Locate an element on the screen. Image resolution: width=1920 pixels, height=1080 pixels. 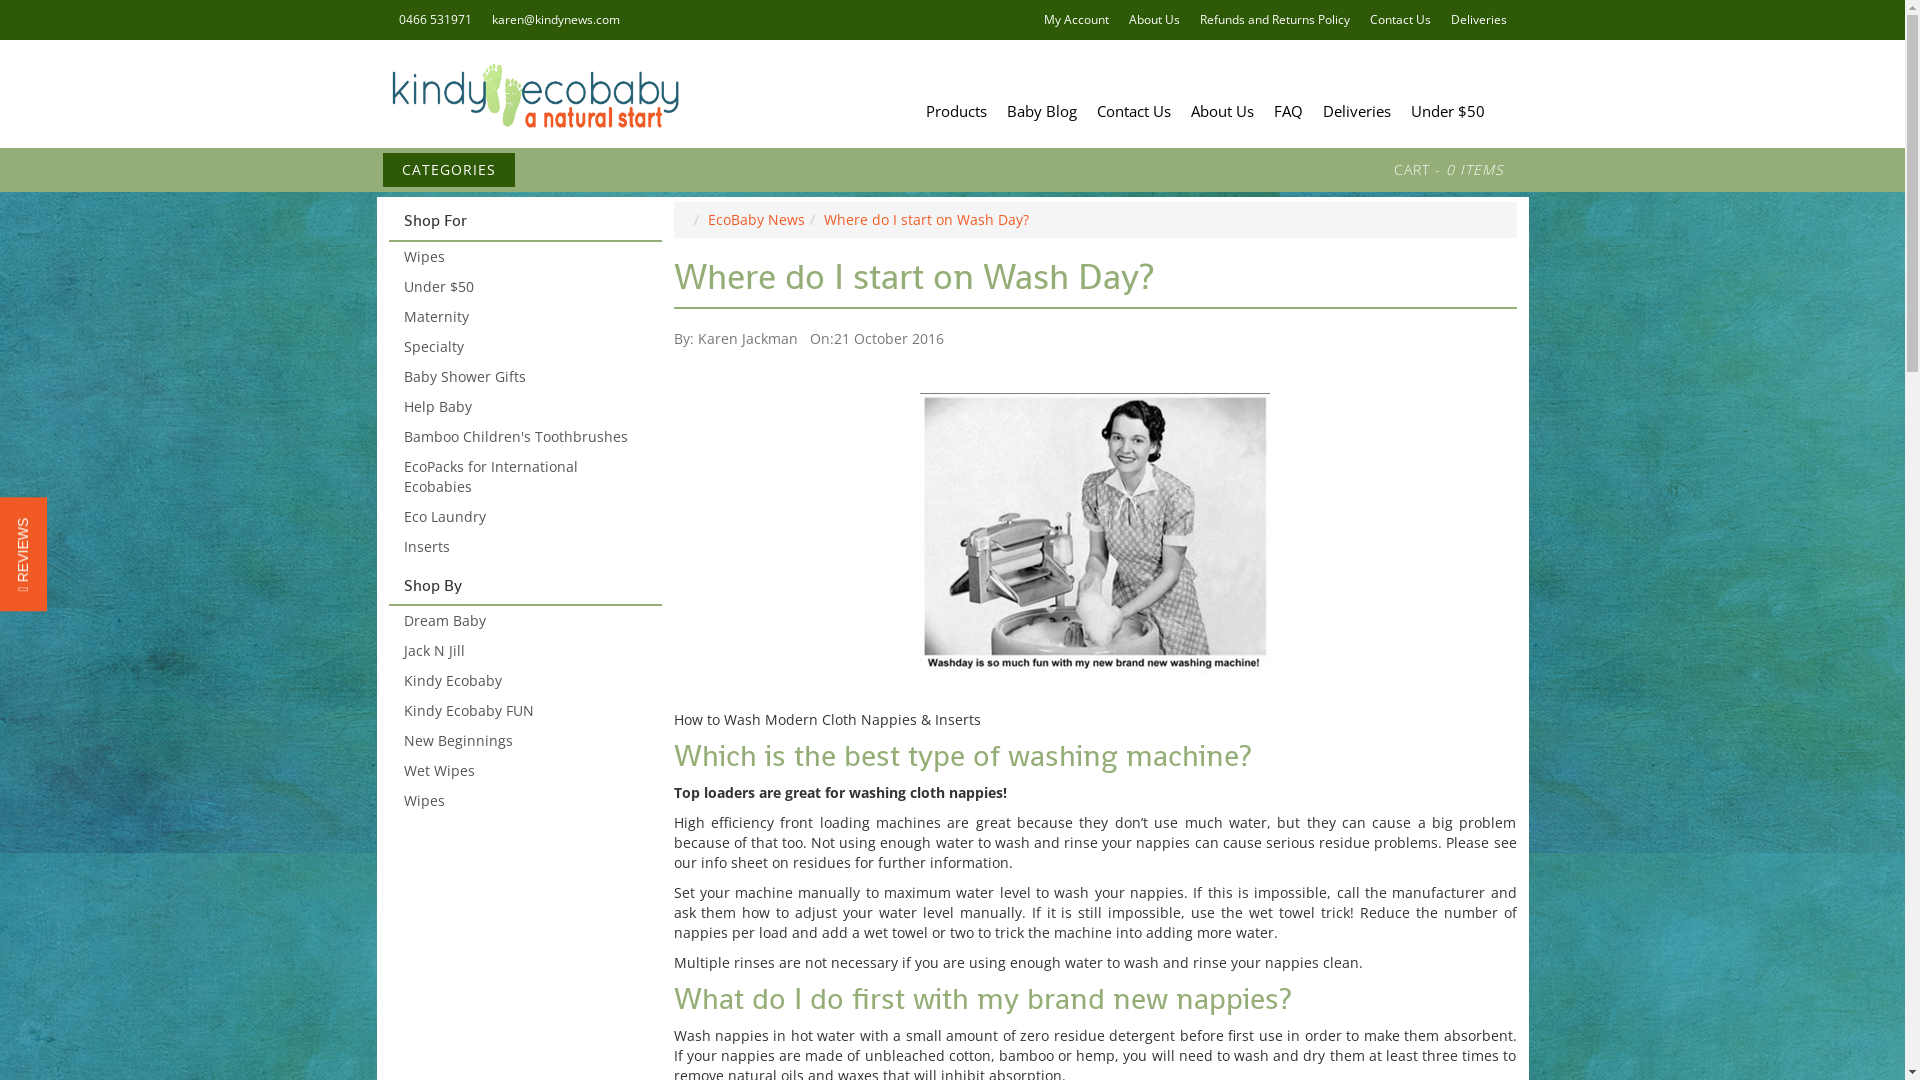
'0466 531971' is located at coordinates (433, 19).